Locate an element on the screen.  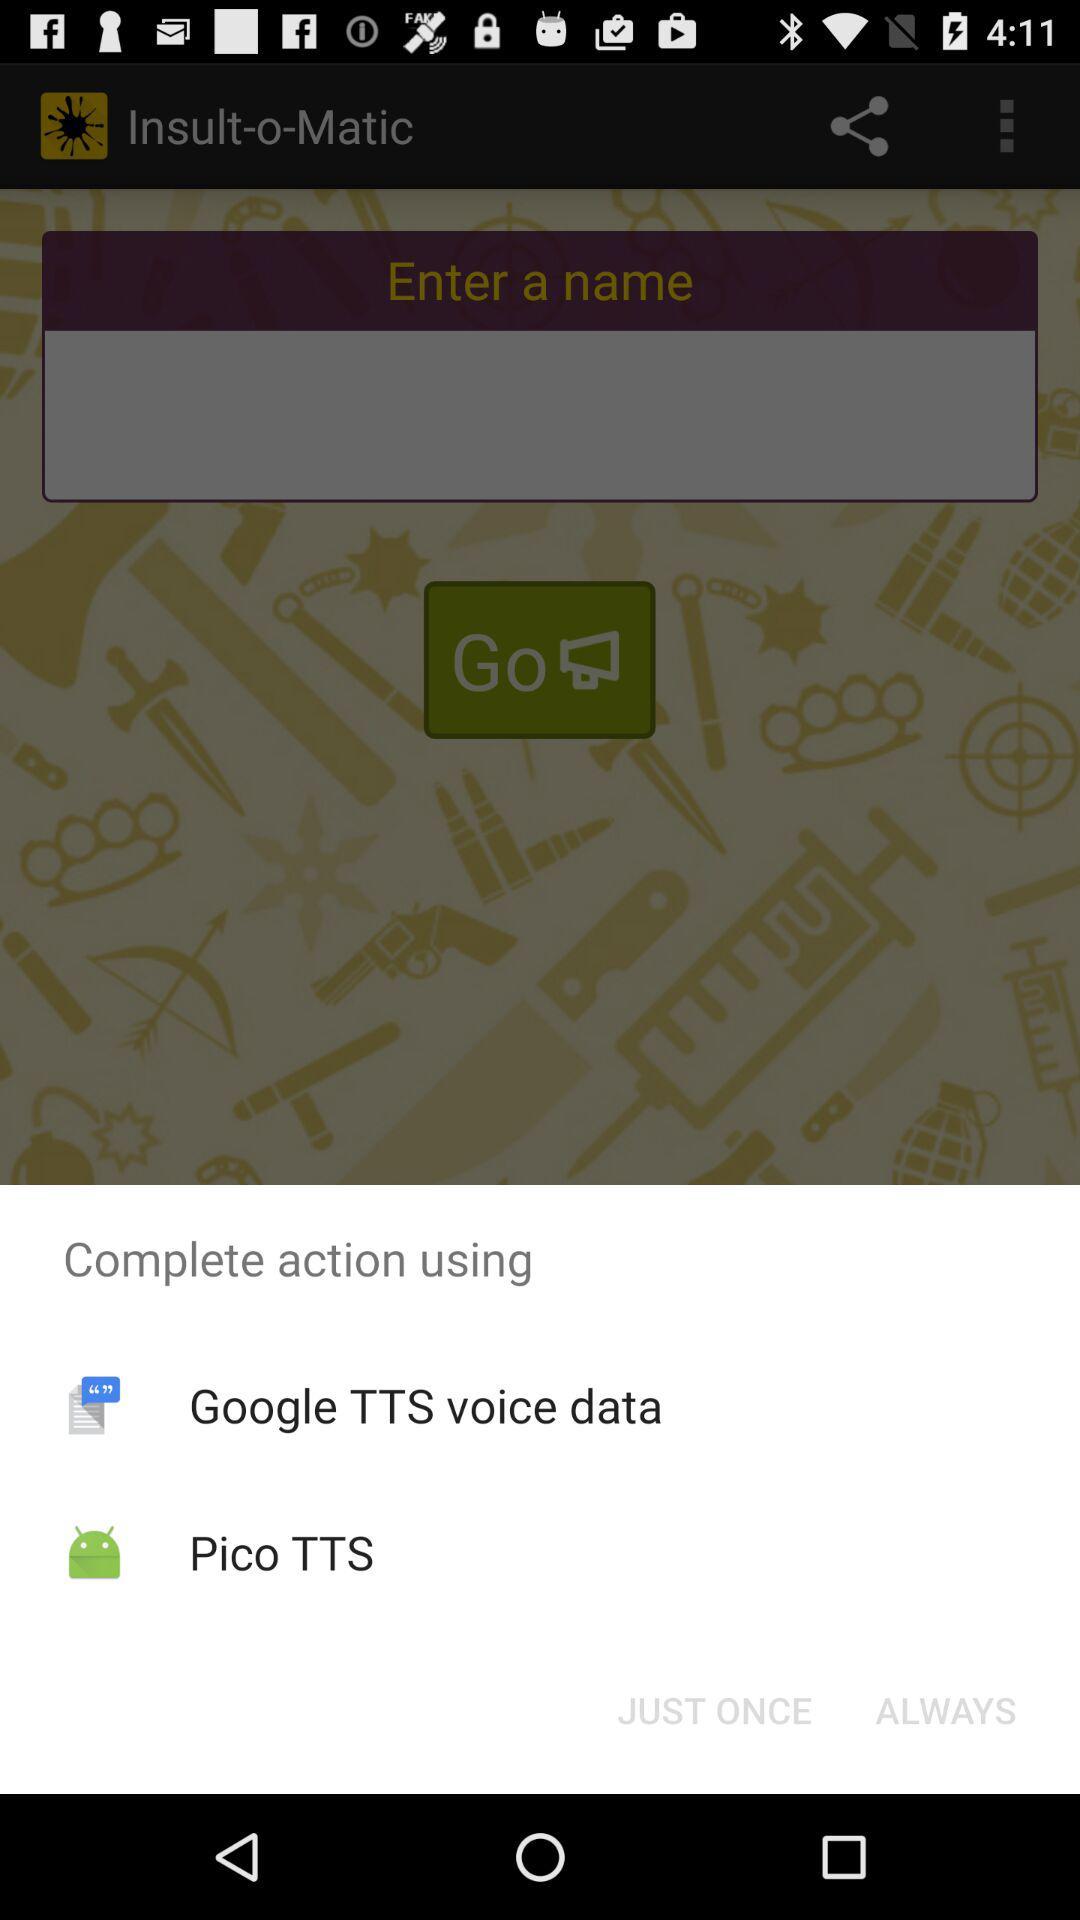
google tts voice is located at coordinates (424, 1404).